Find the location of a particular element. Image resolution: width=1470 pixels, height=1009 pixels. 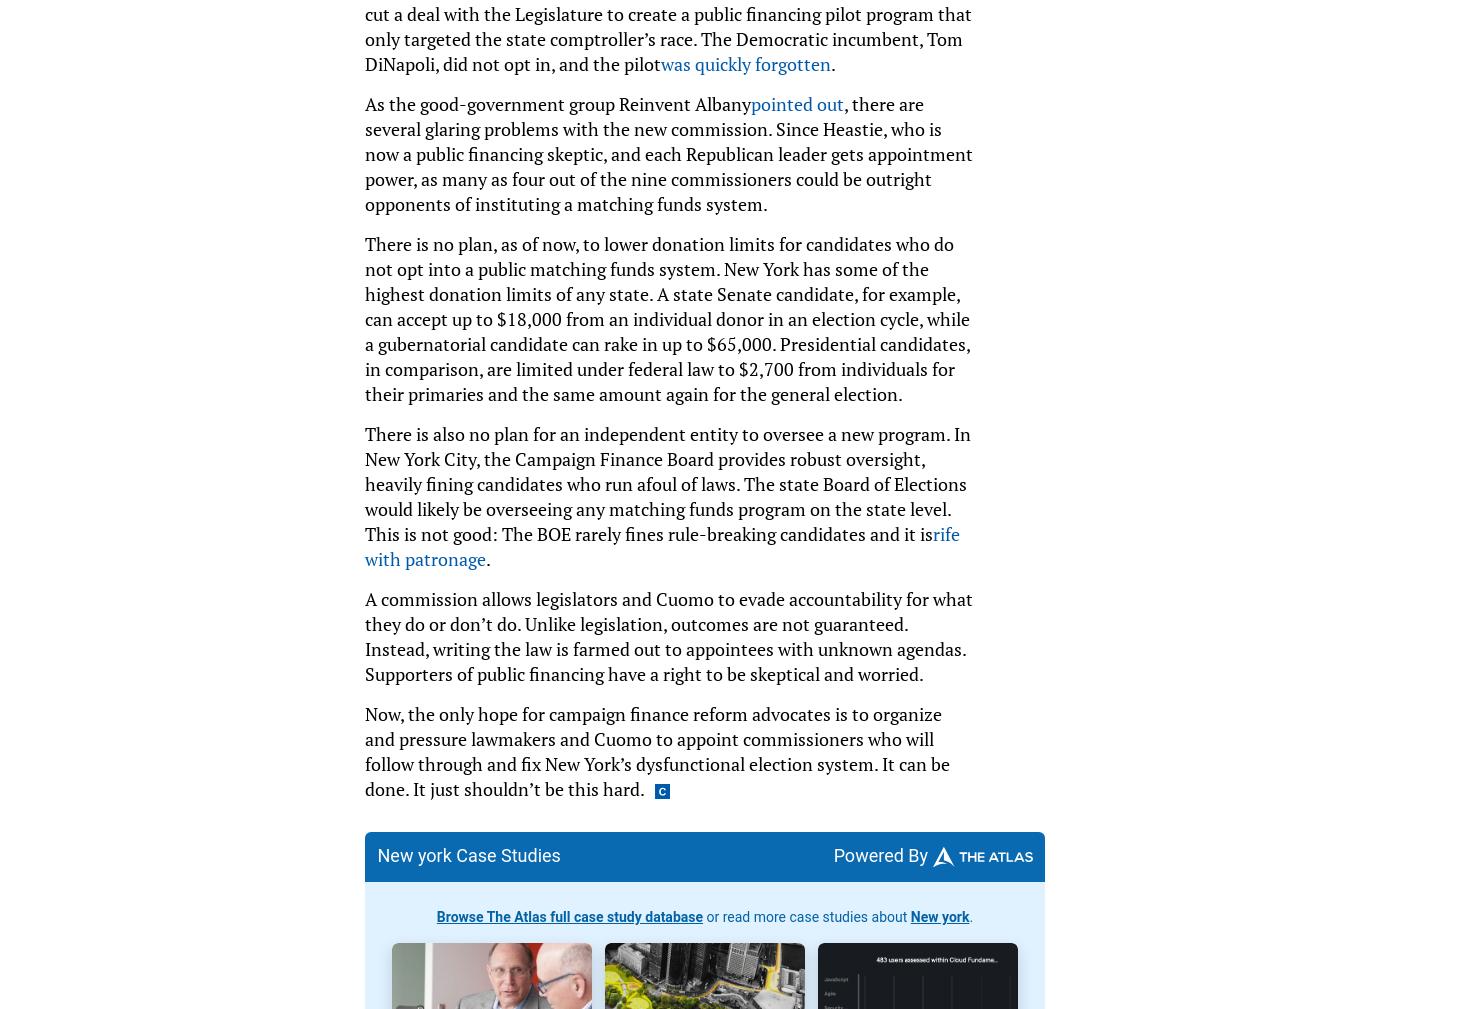

'As the good-government group Reinvent Albany' is located at coordinates (557, 102).